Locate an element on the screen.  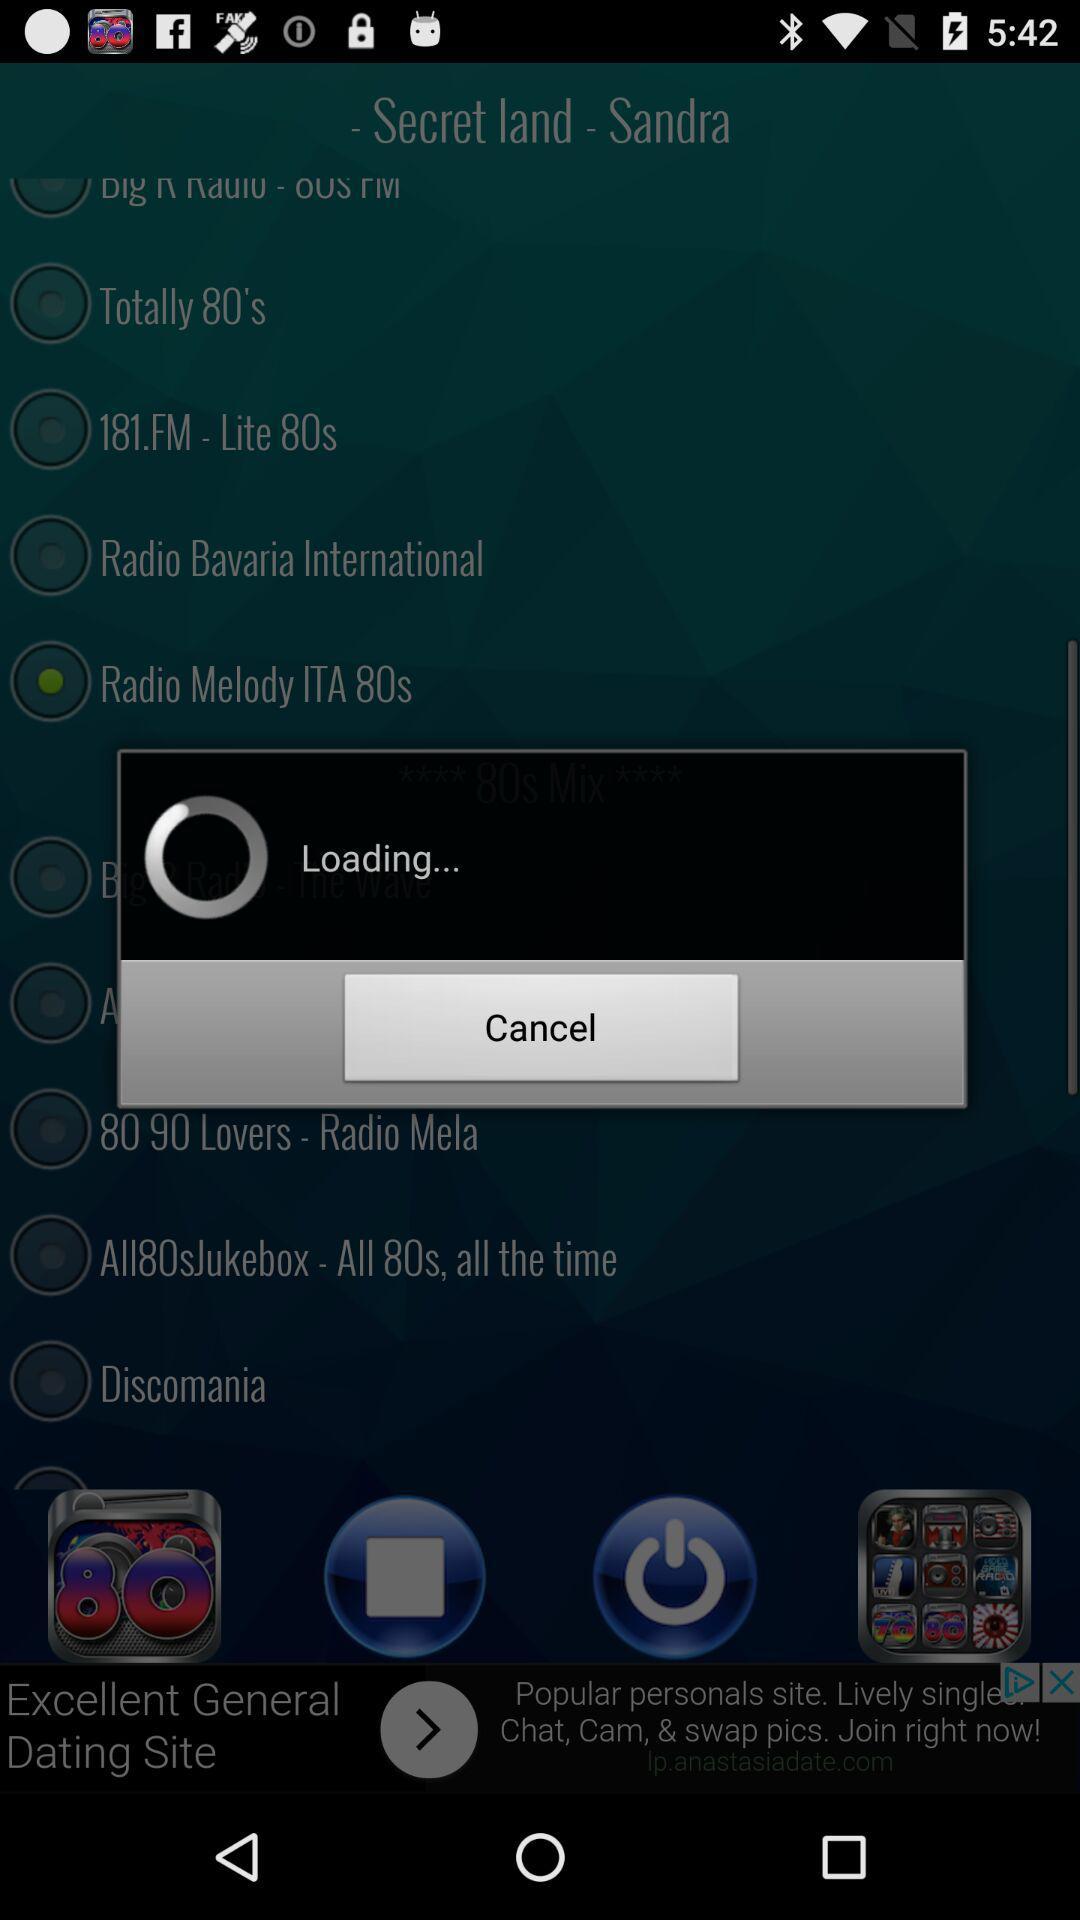
the power icon is located at coordinates (675, 1685).